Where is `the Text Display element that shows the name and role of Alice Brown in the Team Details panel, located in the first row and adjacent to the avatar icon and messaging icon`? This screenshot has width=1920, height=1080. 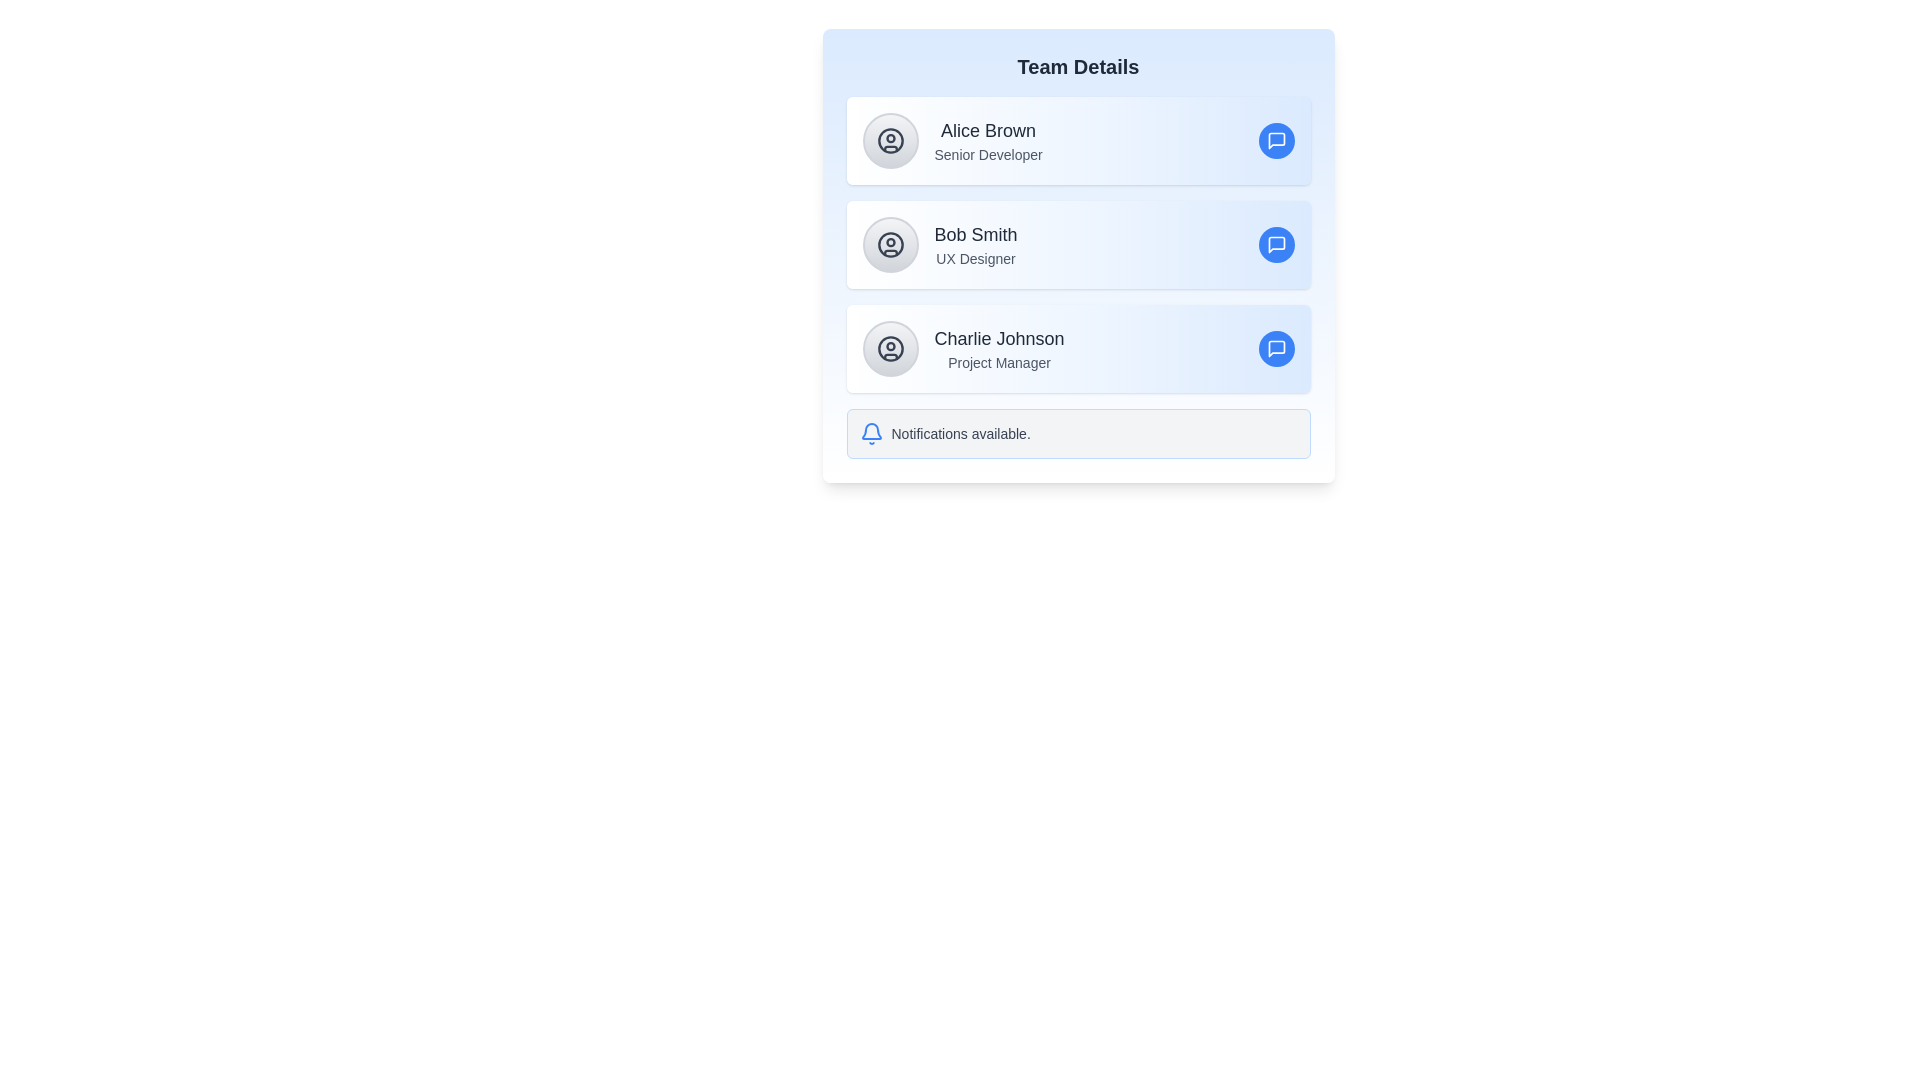
the Text Display element that shows the name and role of Alice Brown in the Team Details panel, located in the first row and adjacent to the avatar icon and messaging icon is located at coordinates (988, 140).